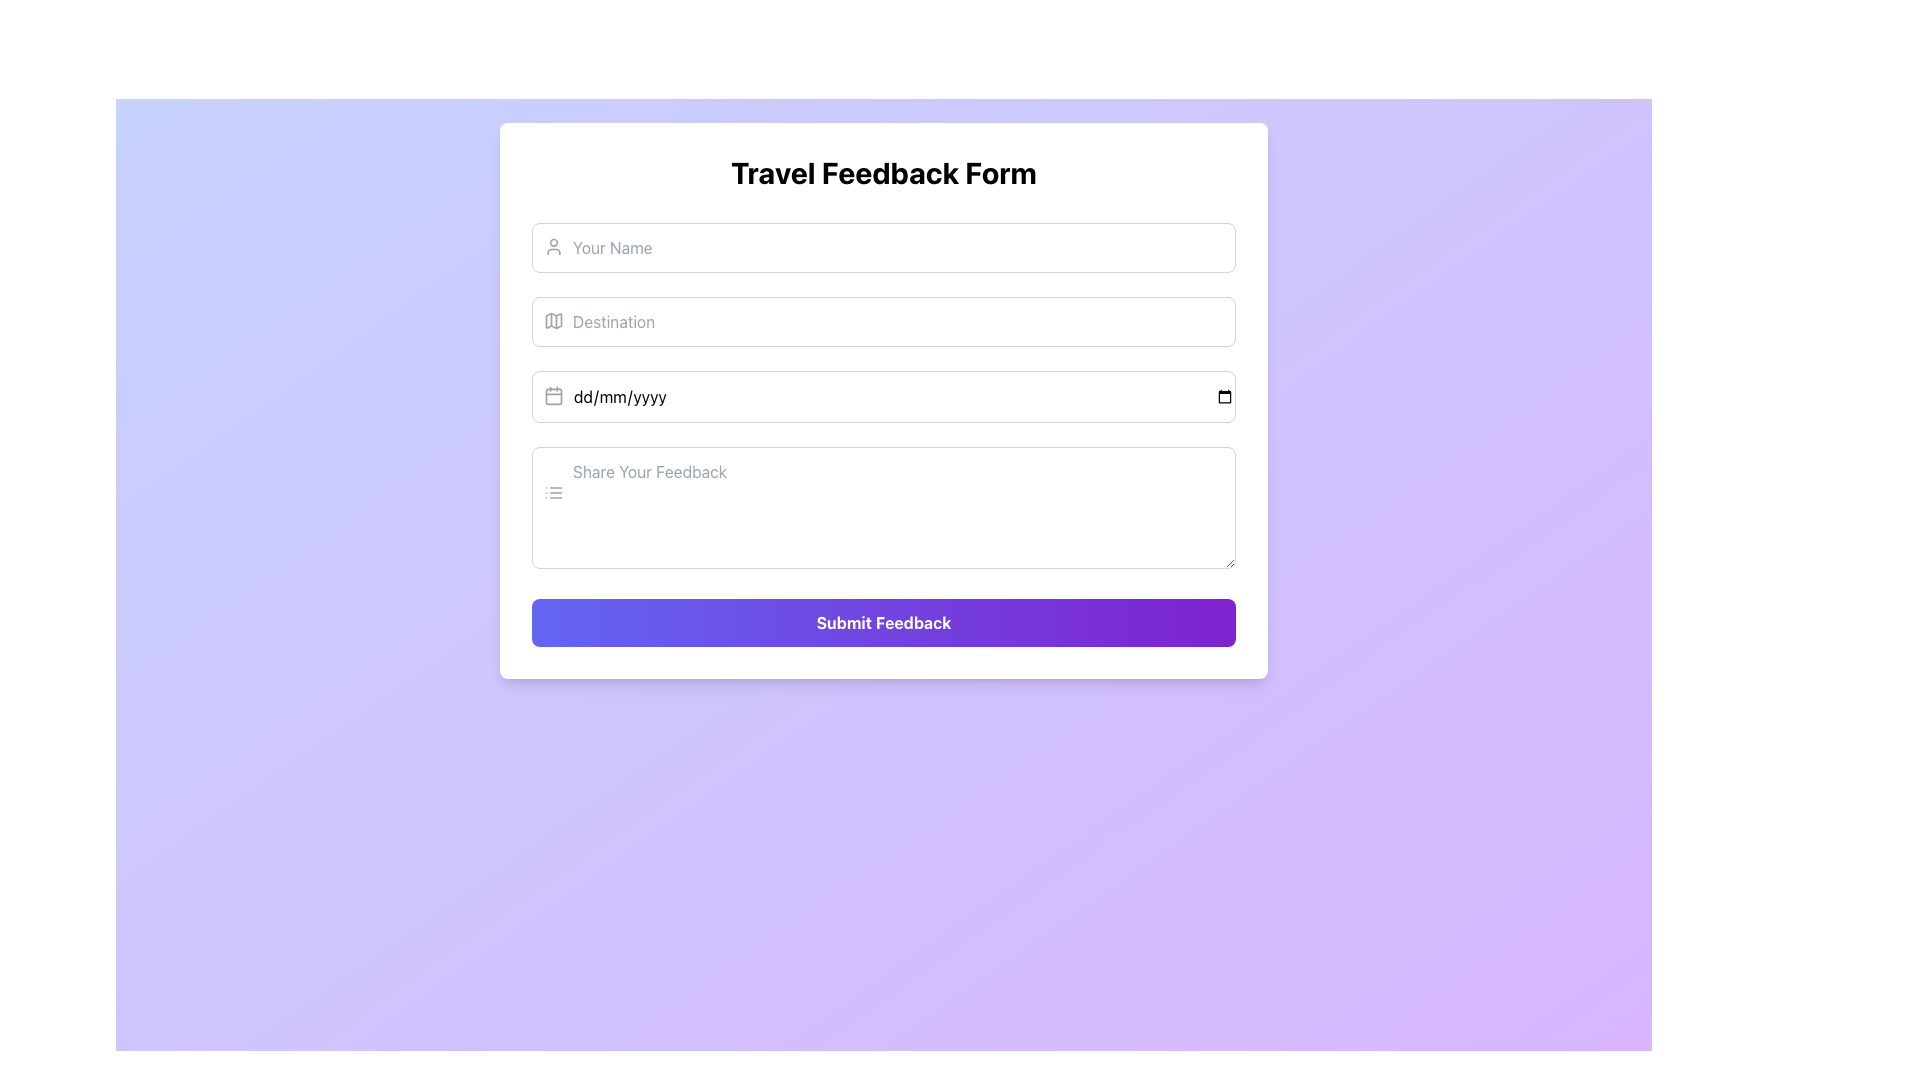  I want to click on the calendar icon located to the left of the 'dd/mm/yyyy' placeholder within the 'Date' input field of the 'Travel Feedback Form', so click(553, 394).